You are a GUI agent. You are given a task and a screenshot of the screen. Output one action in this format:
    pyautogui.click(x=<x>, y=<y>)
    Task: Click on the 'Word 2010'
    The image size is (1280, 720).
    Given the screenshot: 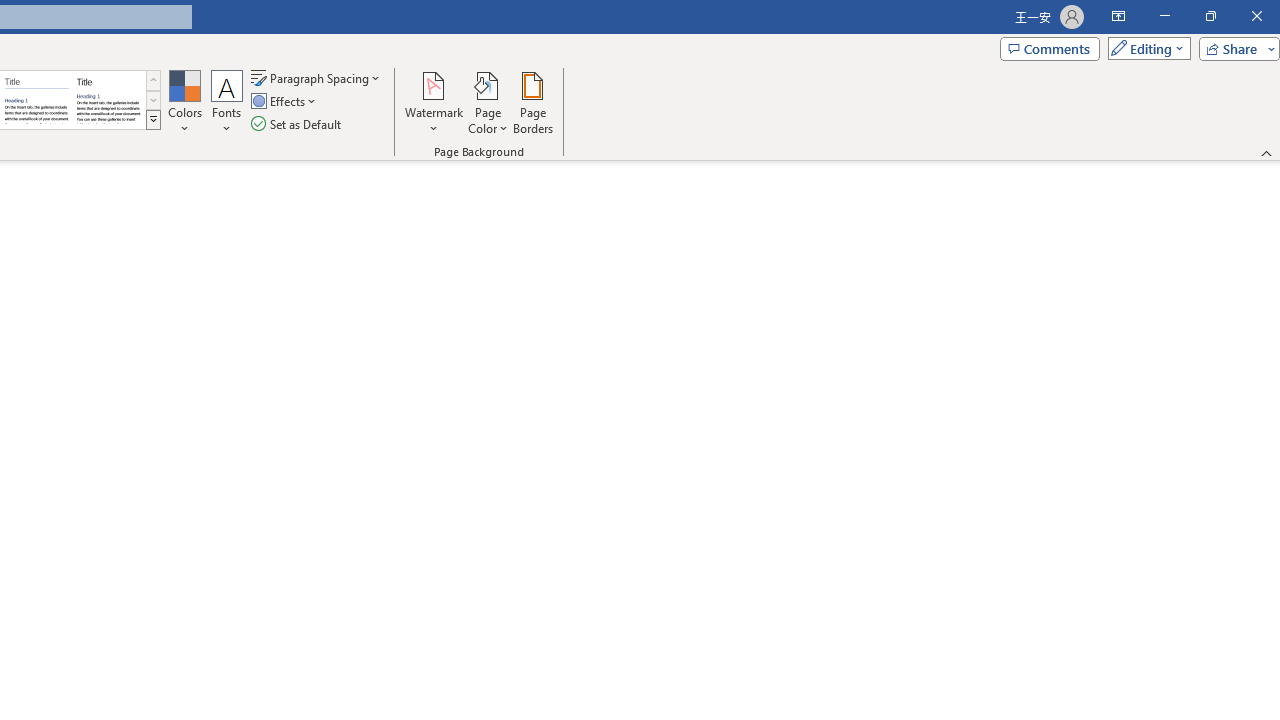 What is the action you would take?
    pyautogui.click(x=37, y=100)
    